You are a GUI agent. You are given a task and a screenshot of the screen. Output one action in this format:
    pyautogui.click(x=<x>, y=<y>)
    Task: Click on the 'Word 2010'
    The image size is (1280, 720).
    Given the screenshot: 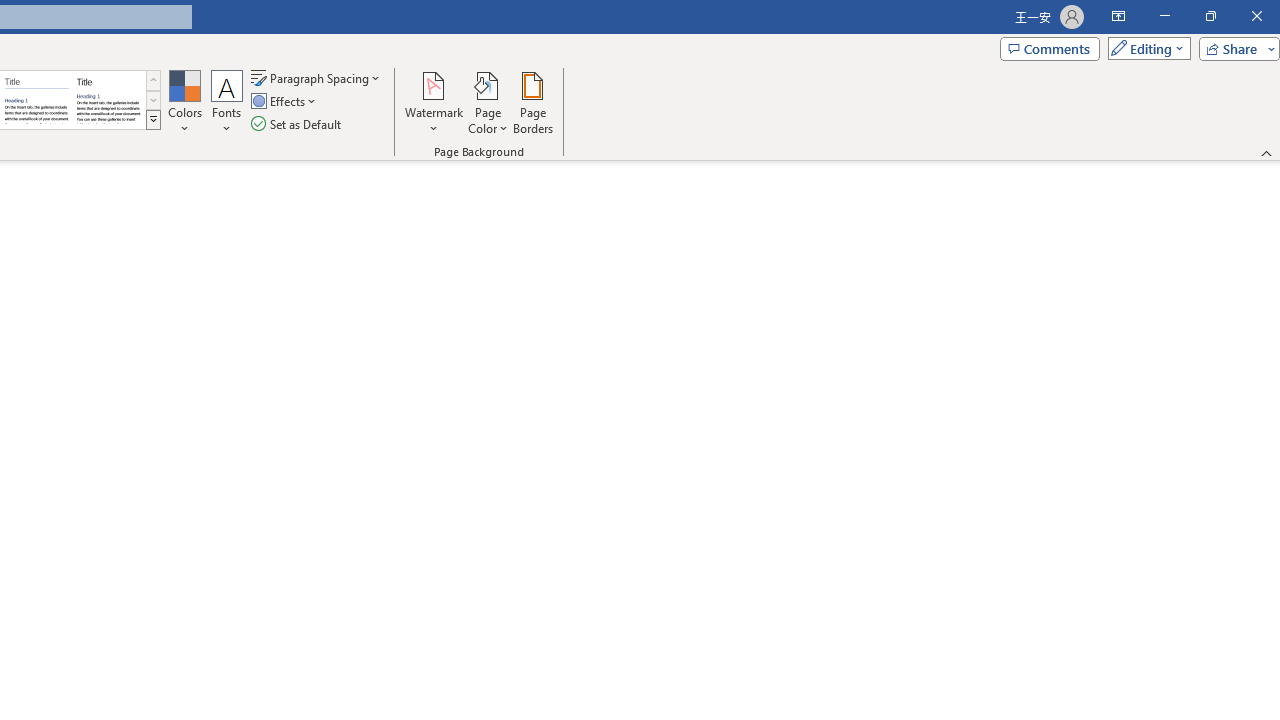 What is the action you would take?
    pyautogui.click(x=37, y=100)
    